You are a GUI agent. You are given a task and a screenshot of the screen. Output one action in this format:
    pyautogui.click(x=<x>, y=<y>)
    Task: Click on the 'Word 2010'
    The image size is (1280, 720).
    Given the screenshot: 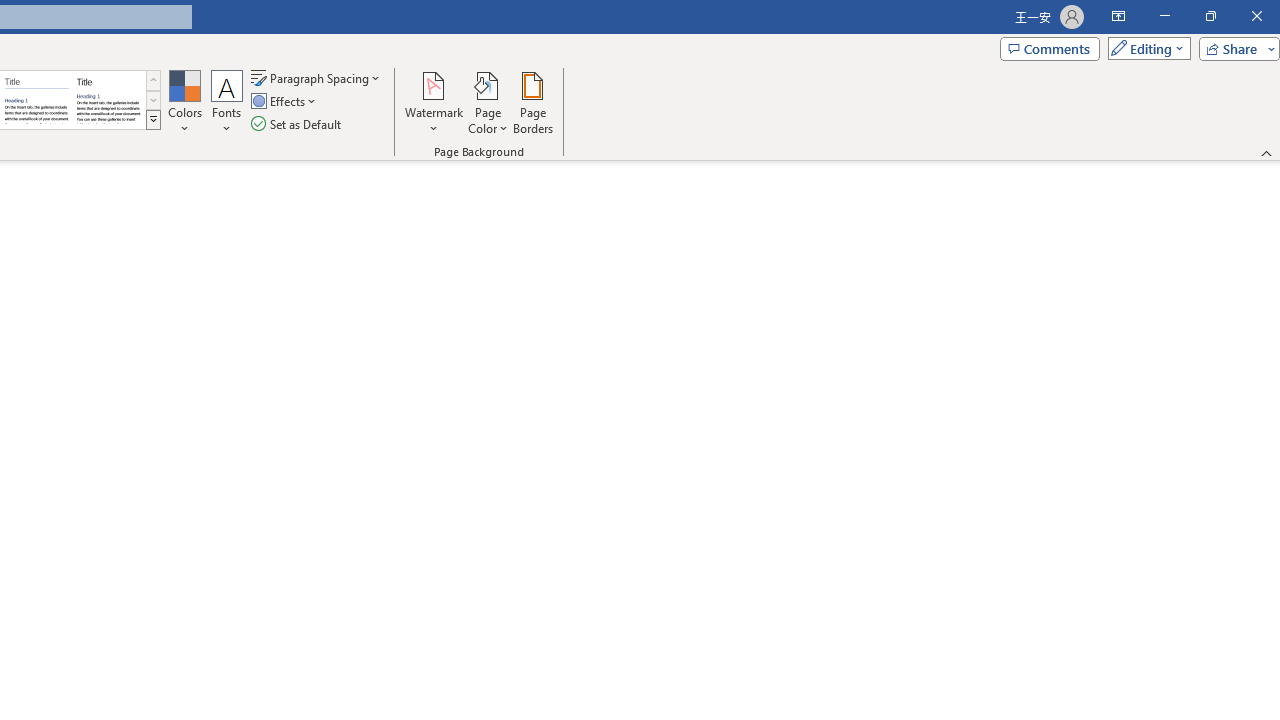 What is the action you would take?
    pyautogui.click(x=37, y=100)
    